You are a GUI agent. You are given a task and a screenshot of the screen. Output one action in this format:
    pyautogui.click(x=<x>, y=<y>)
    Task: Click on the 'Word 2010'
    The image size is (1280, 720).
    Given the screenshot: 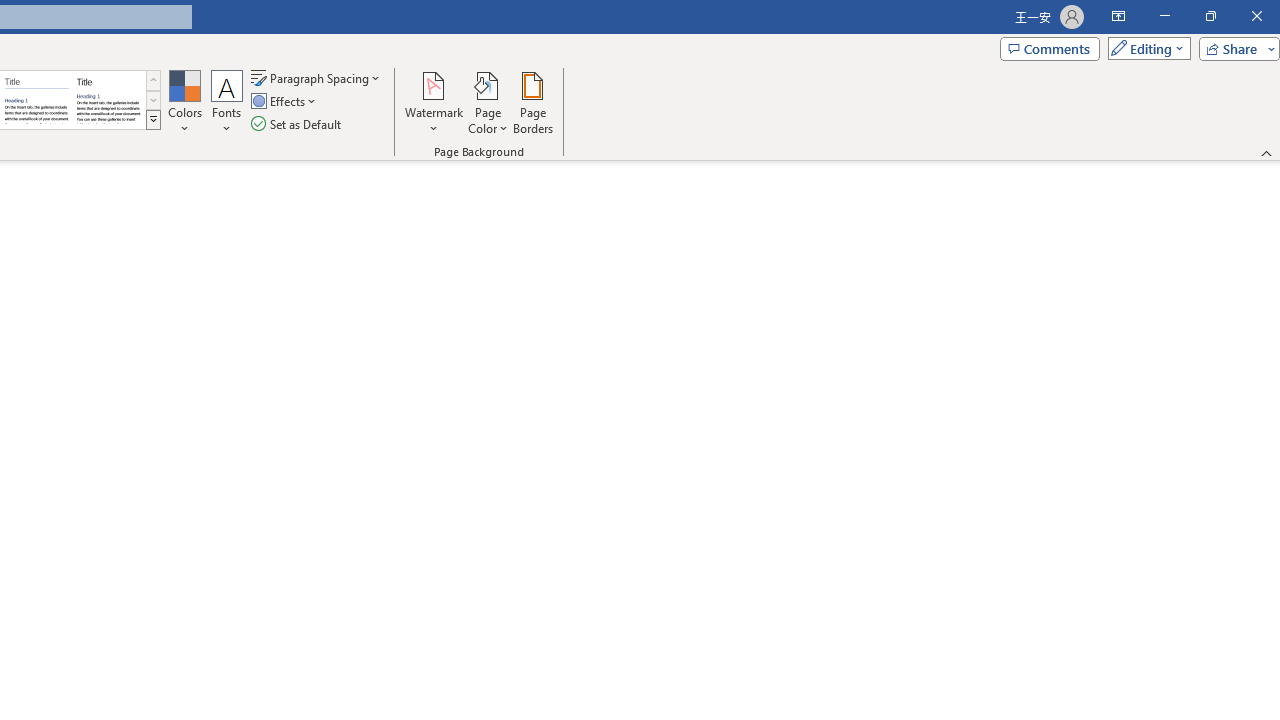 What is the action you would take?
    pyautogui.click(x=37, y=100)
    